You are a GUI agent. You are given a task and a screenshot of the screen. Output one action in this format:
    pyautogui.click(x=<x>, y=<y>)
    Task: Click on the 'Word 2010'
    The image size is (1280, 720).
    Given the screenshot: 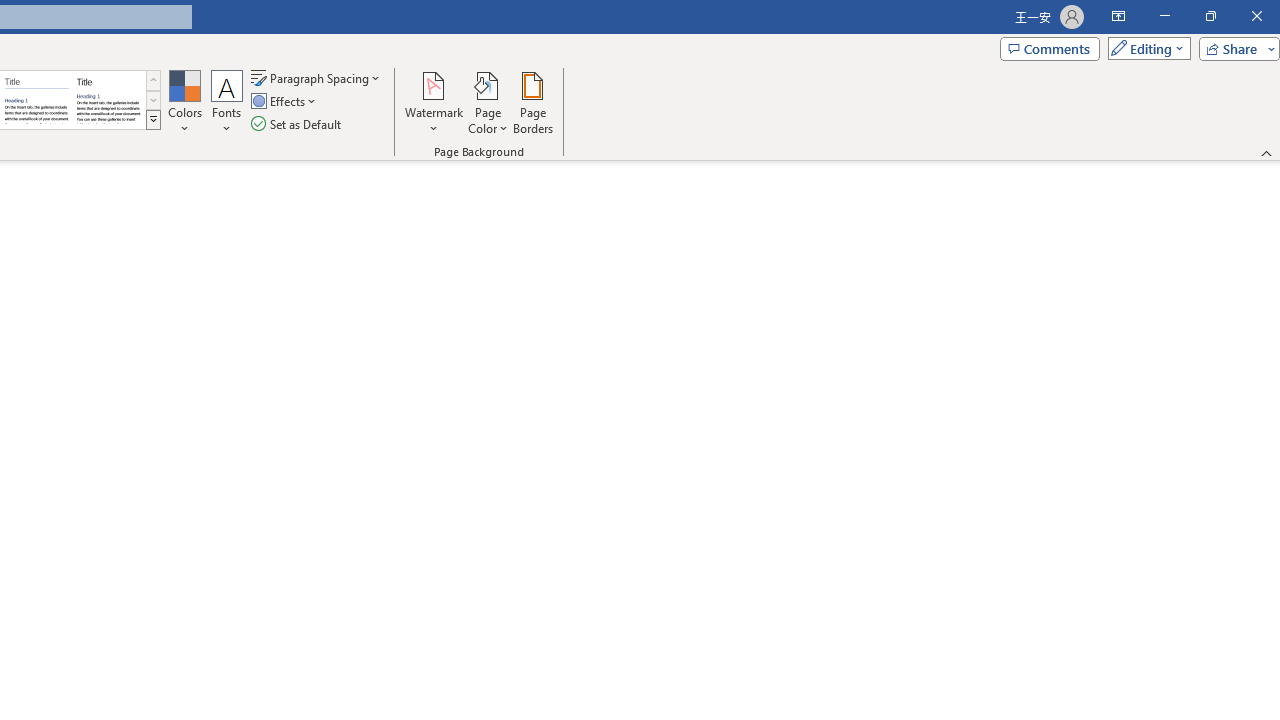 What is the action you would take?
    pyautogui.click(x=37, y=100)
    